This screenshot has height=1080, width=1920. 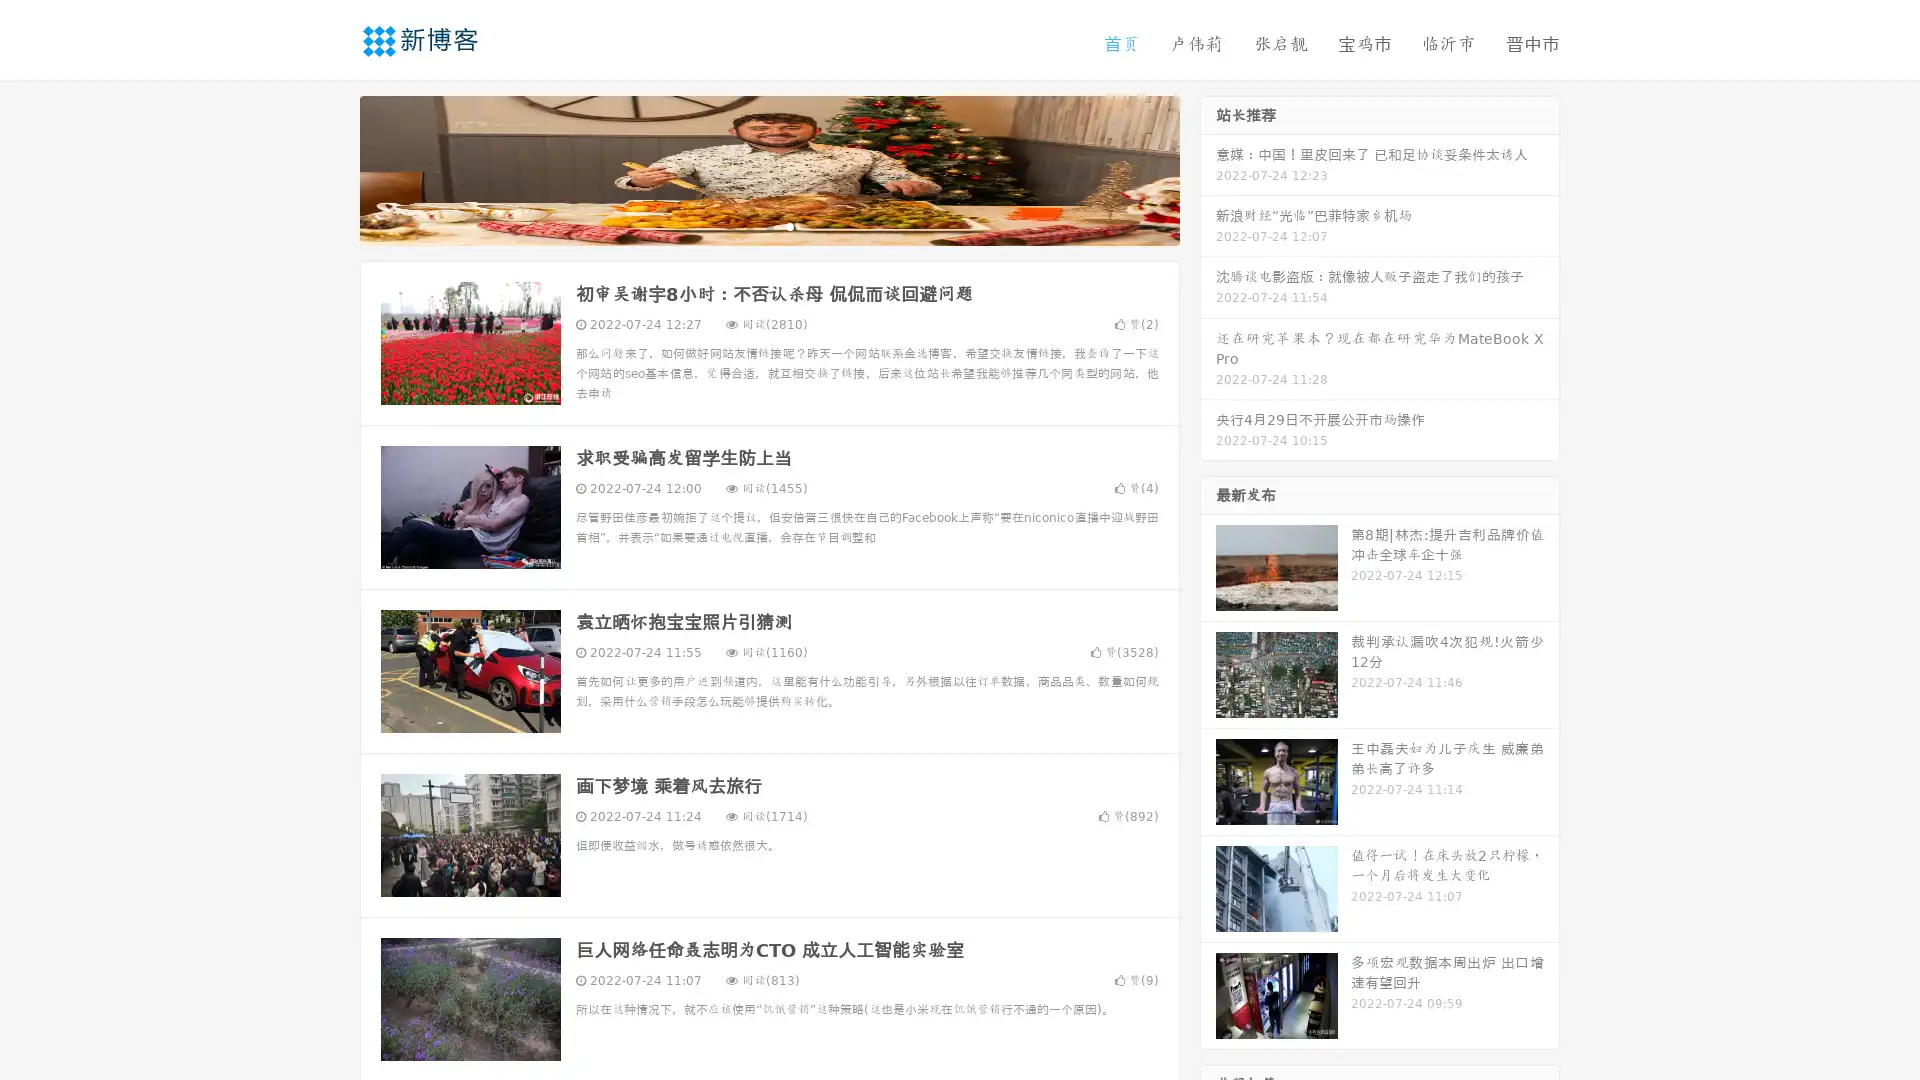 I want to click on Go to slide 2, so click(x=768, y=225).